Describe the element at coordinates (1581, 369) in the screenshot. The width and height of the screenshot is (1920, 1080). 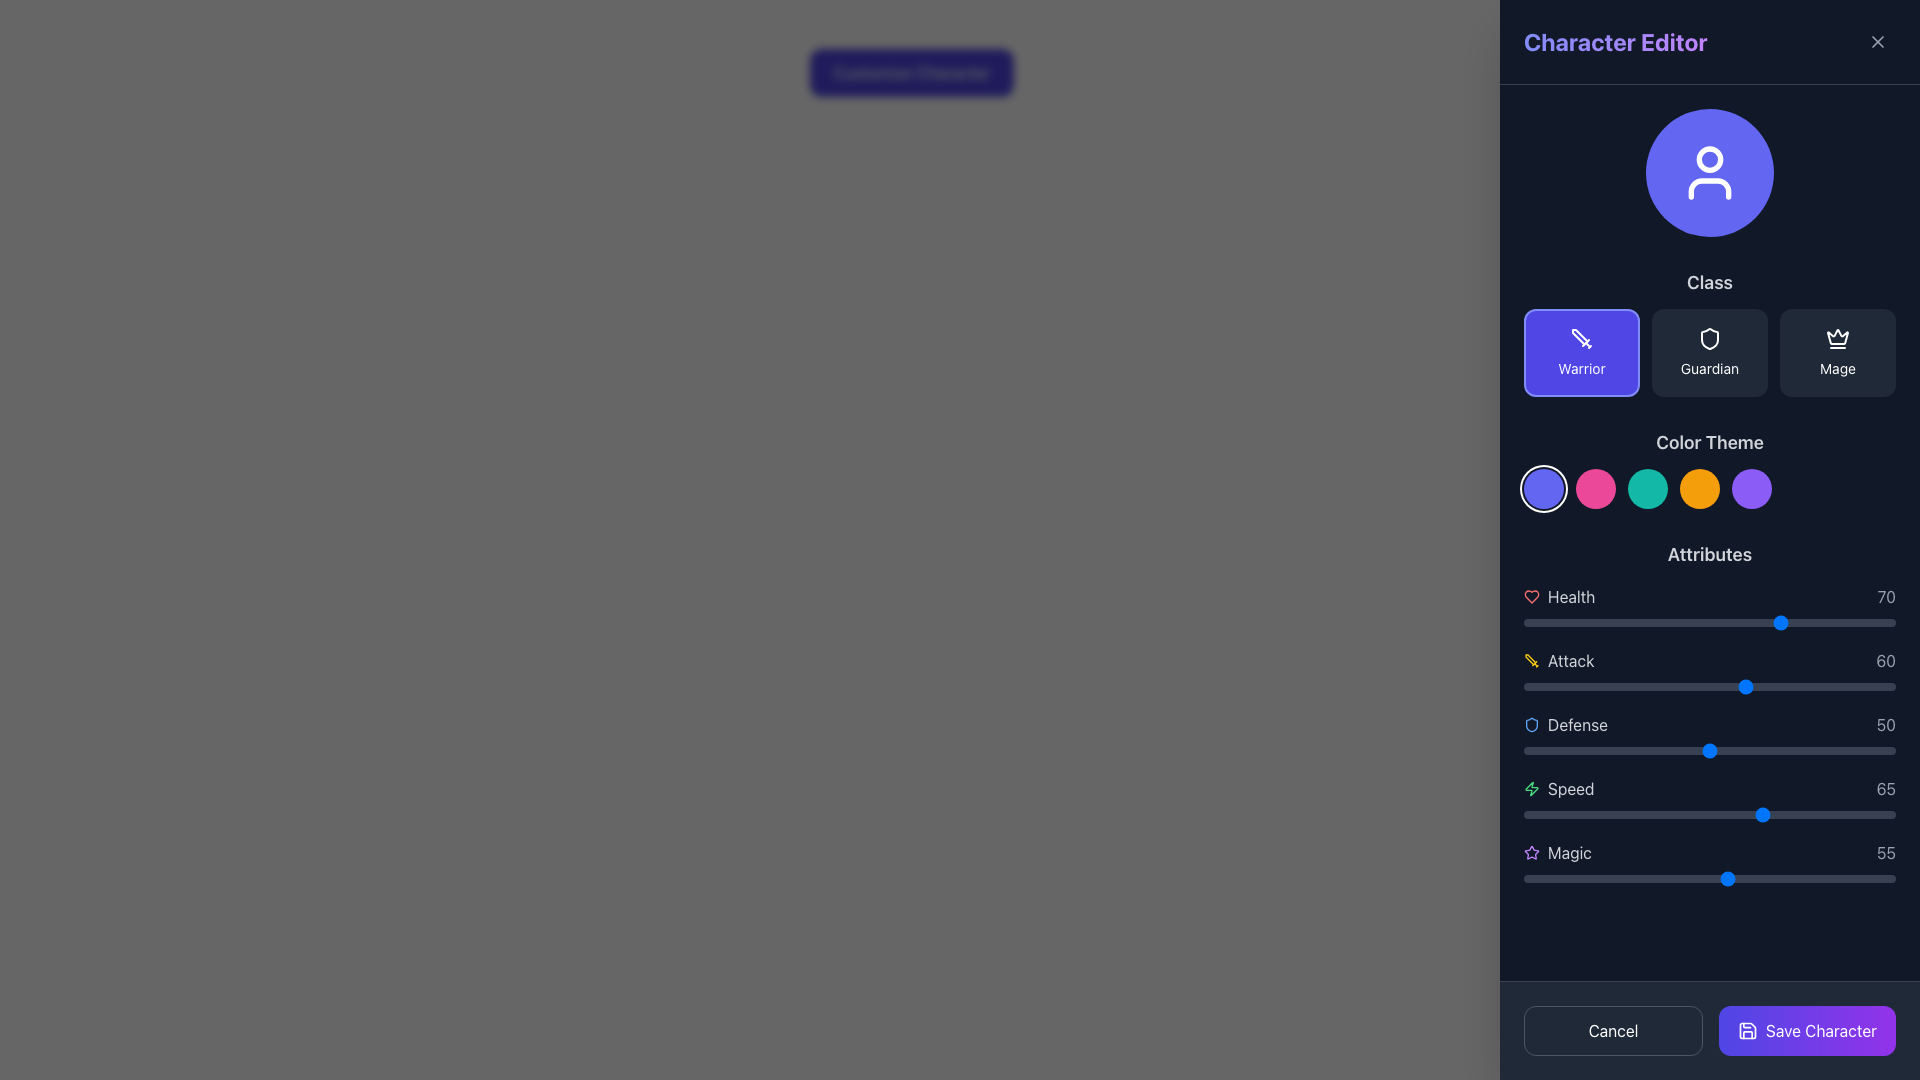
I see `the 'Warrior' class selection text label located at the bottom of the first button in the 'Class' section of the 'Character Editor'` at that location.